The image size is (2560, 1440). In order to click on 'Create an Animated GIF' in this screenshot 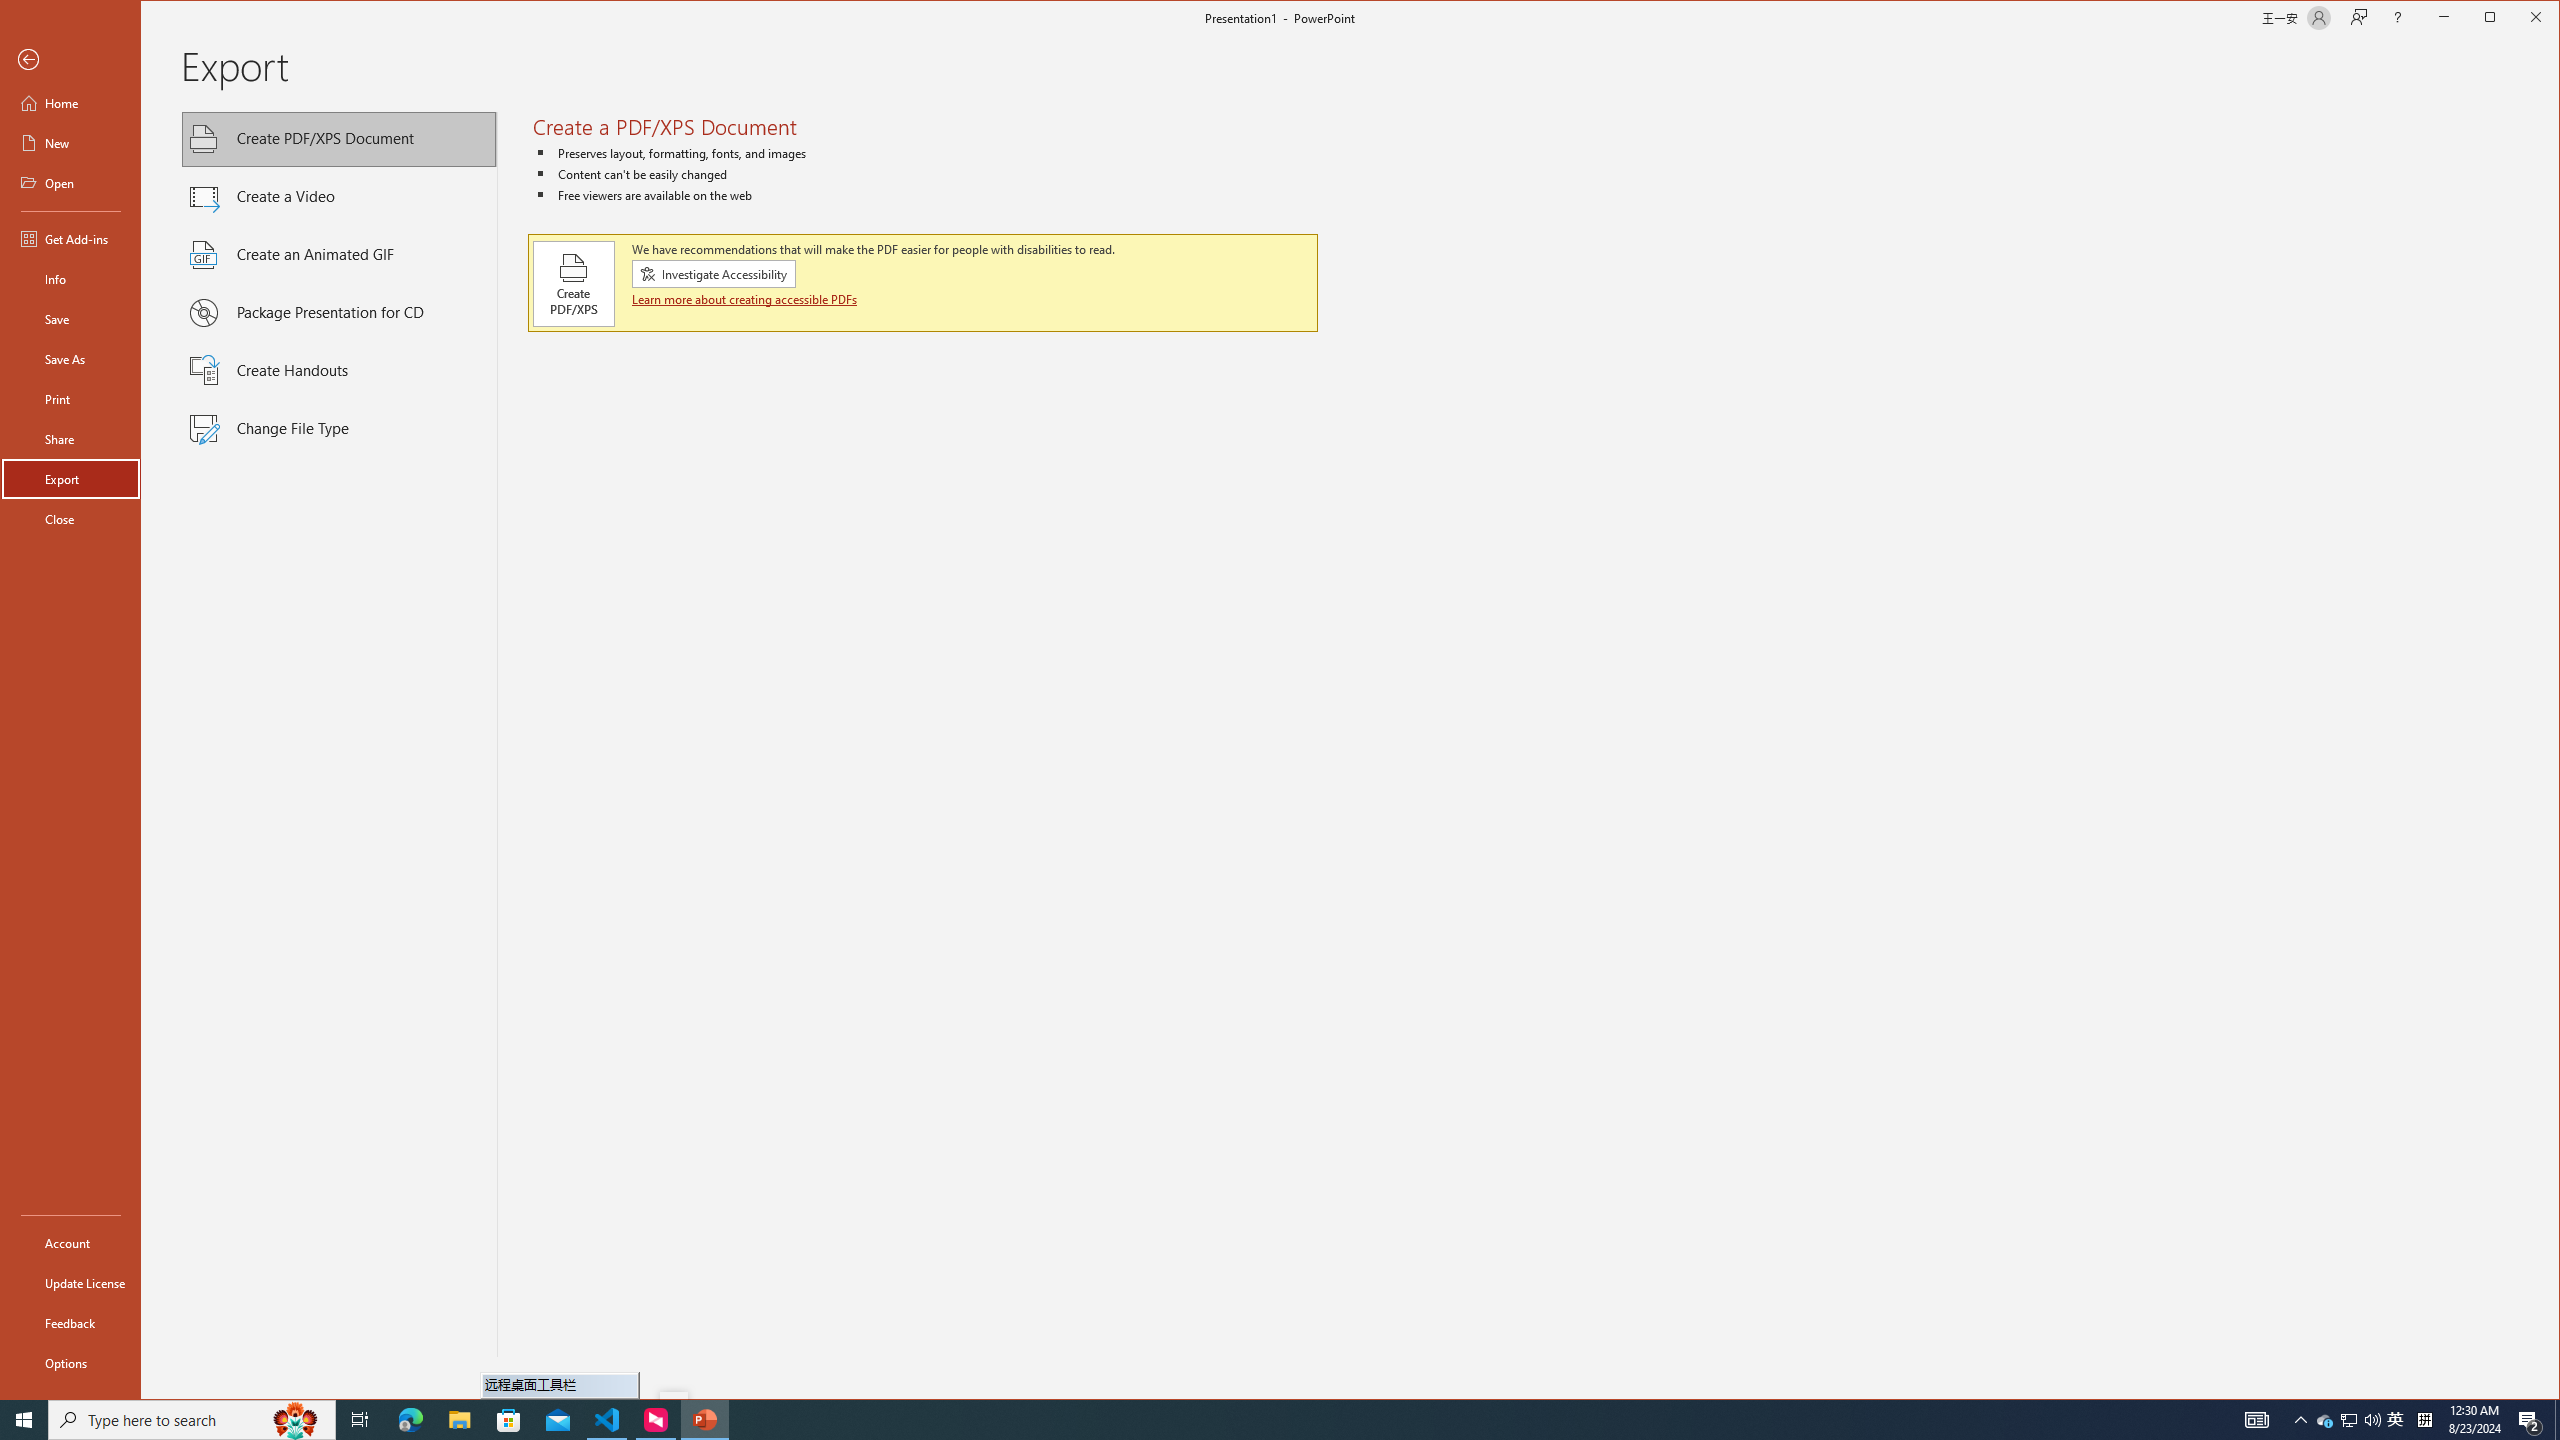, I will do `click(339, 254)`.